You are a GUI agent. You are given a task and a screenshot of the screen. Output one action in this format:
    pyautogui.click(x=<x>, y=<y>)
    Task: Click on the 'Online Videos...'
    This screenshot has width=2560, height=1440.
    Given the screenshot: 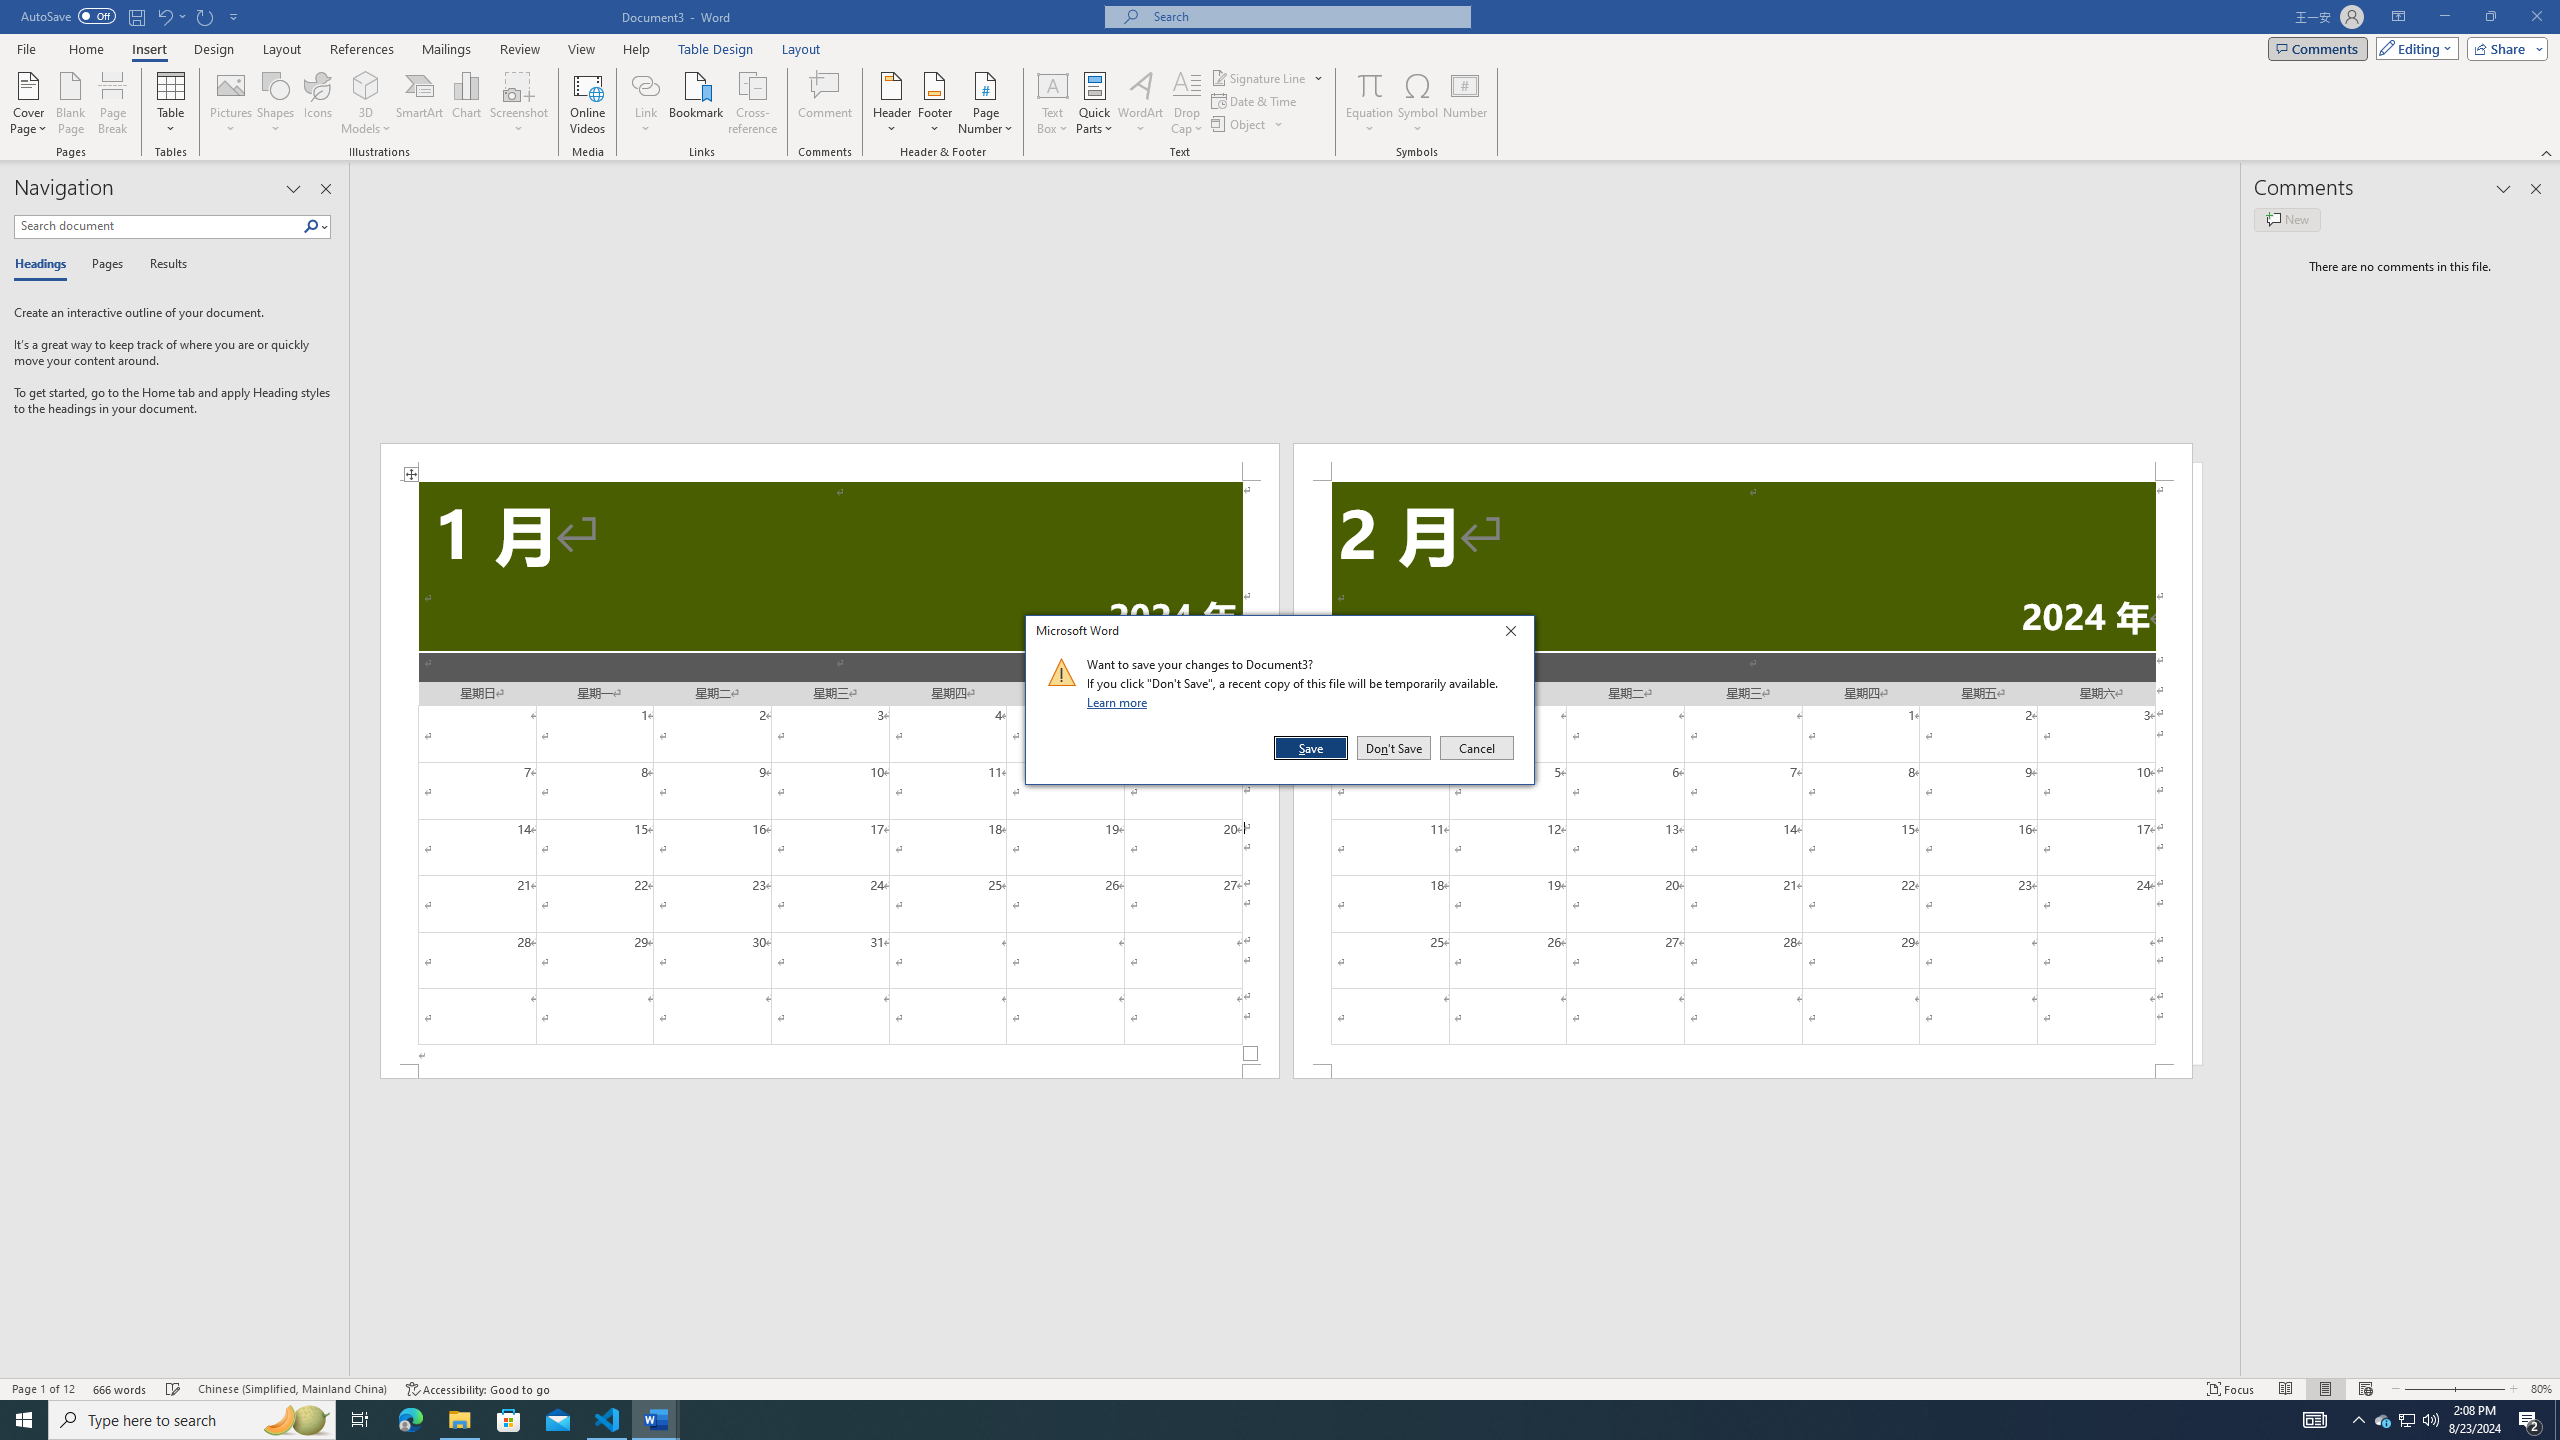 What is the action you would take?
    pyautogui.click(x=587, y=103)
    